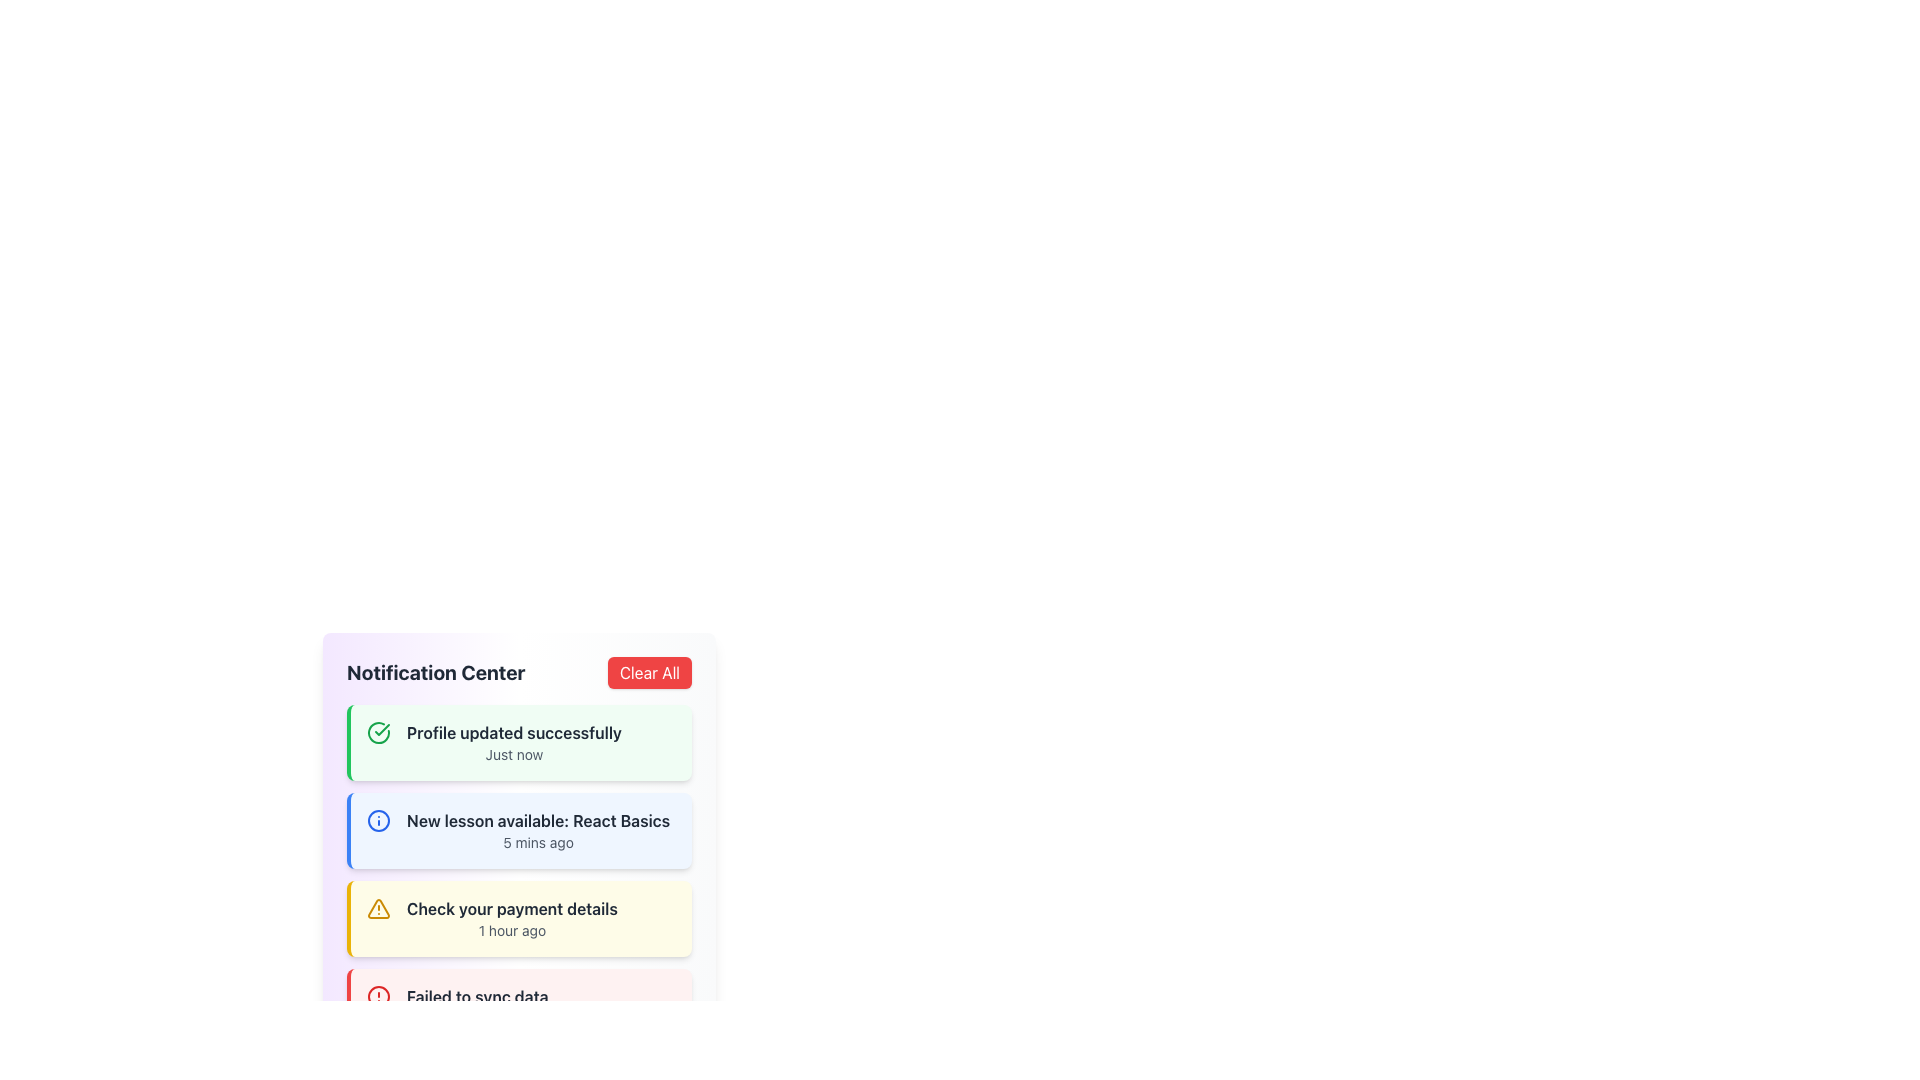 The image size is (1920, 1080). What do you see at coordinates (379, 732) in the screenshot?
I see `the success status icon located on the left side of the 'Profile updated successfully.' notification panel` at bounding box center [379, 732].